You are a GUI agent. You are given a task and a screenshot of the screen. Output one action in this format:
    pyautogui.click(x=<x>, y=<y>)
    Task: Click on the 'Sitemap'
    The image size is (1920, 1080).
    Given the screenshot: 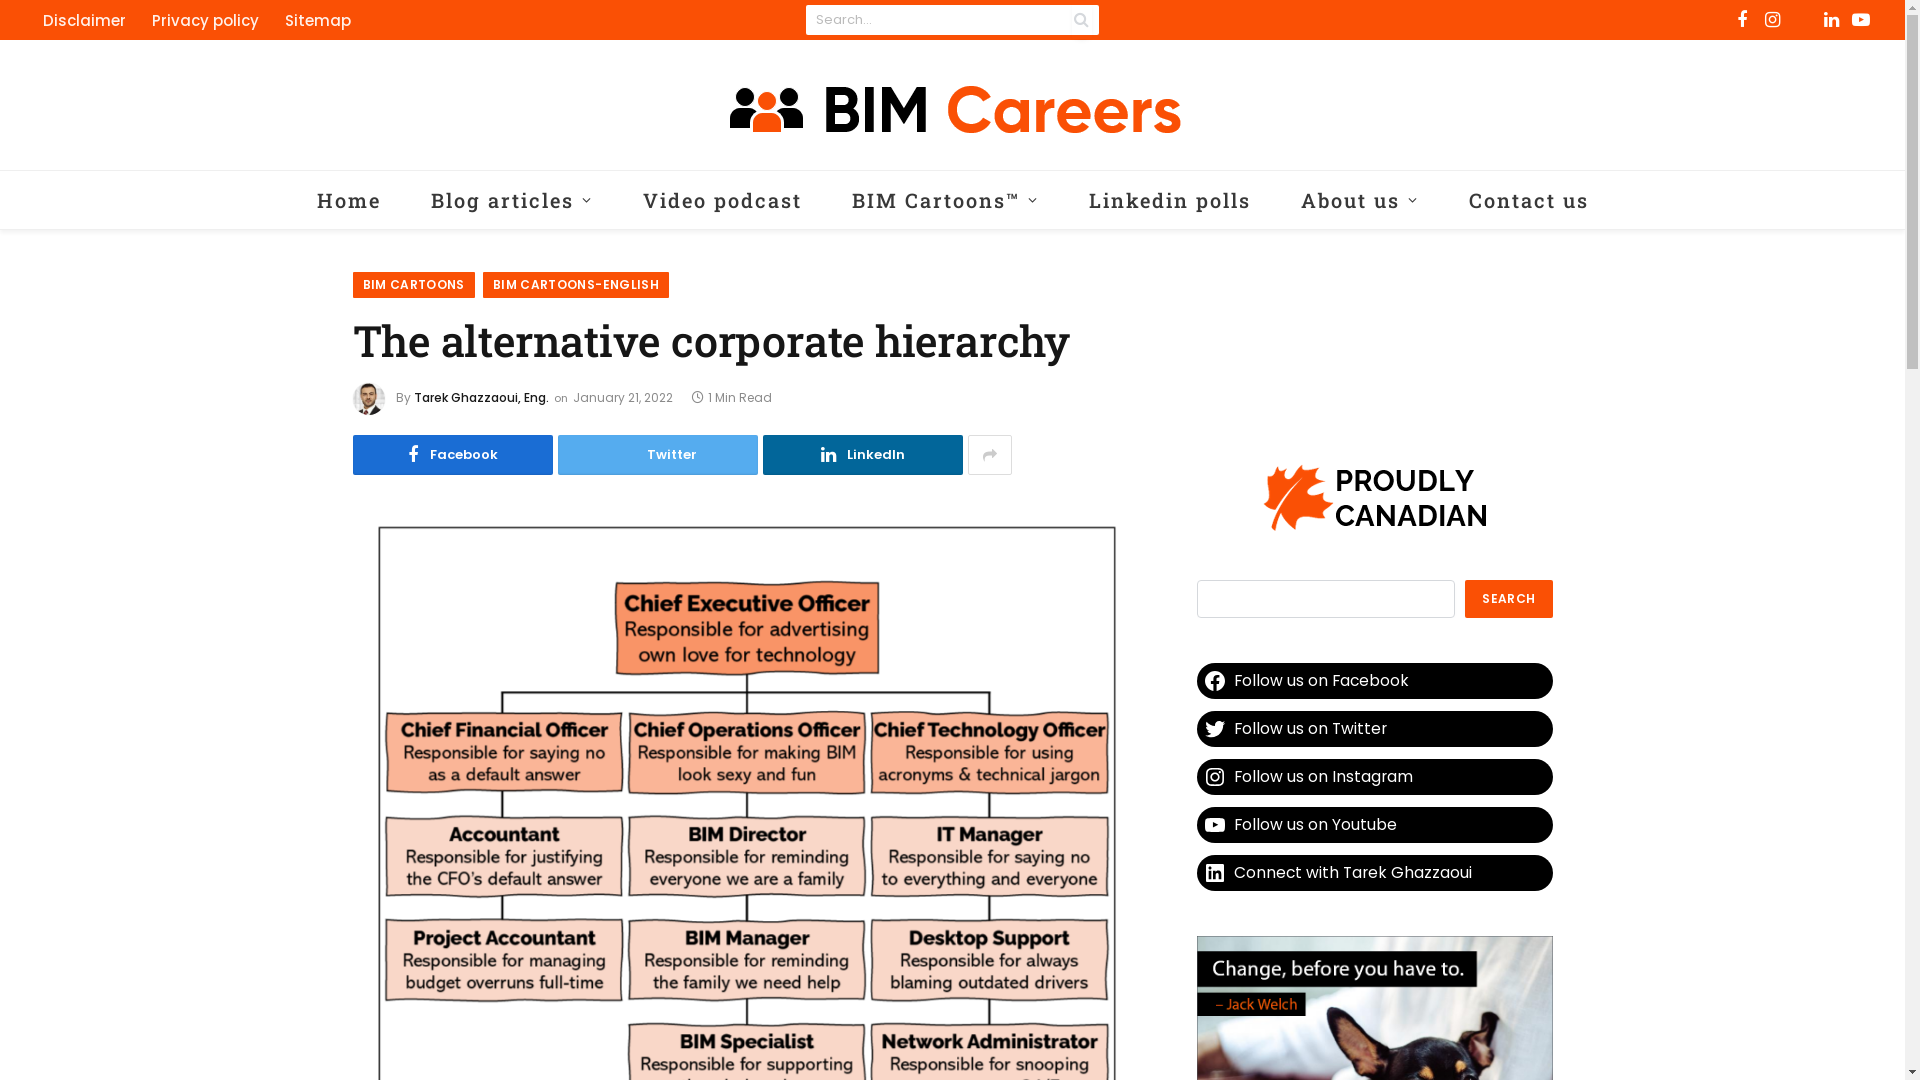 What is the action you would take?
    pyautogui.click(x=316, y=19)
    